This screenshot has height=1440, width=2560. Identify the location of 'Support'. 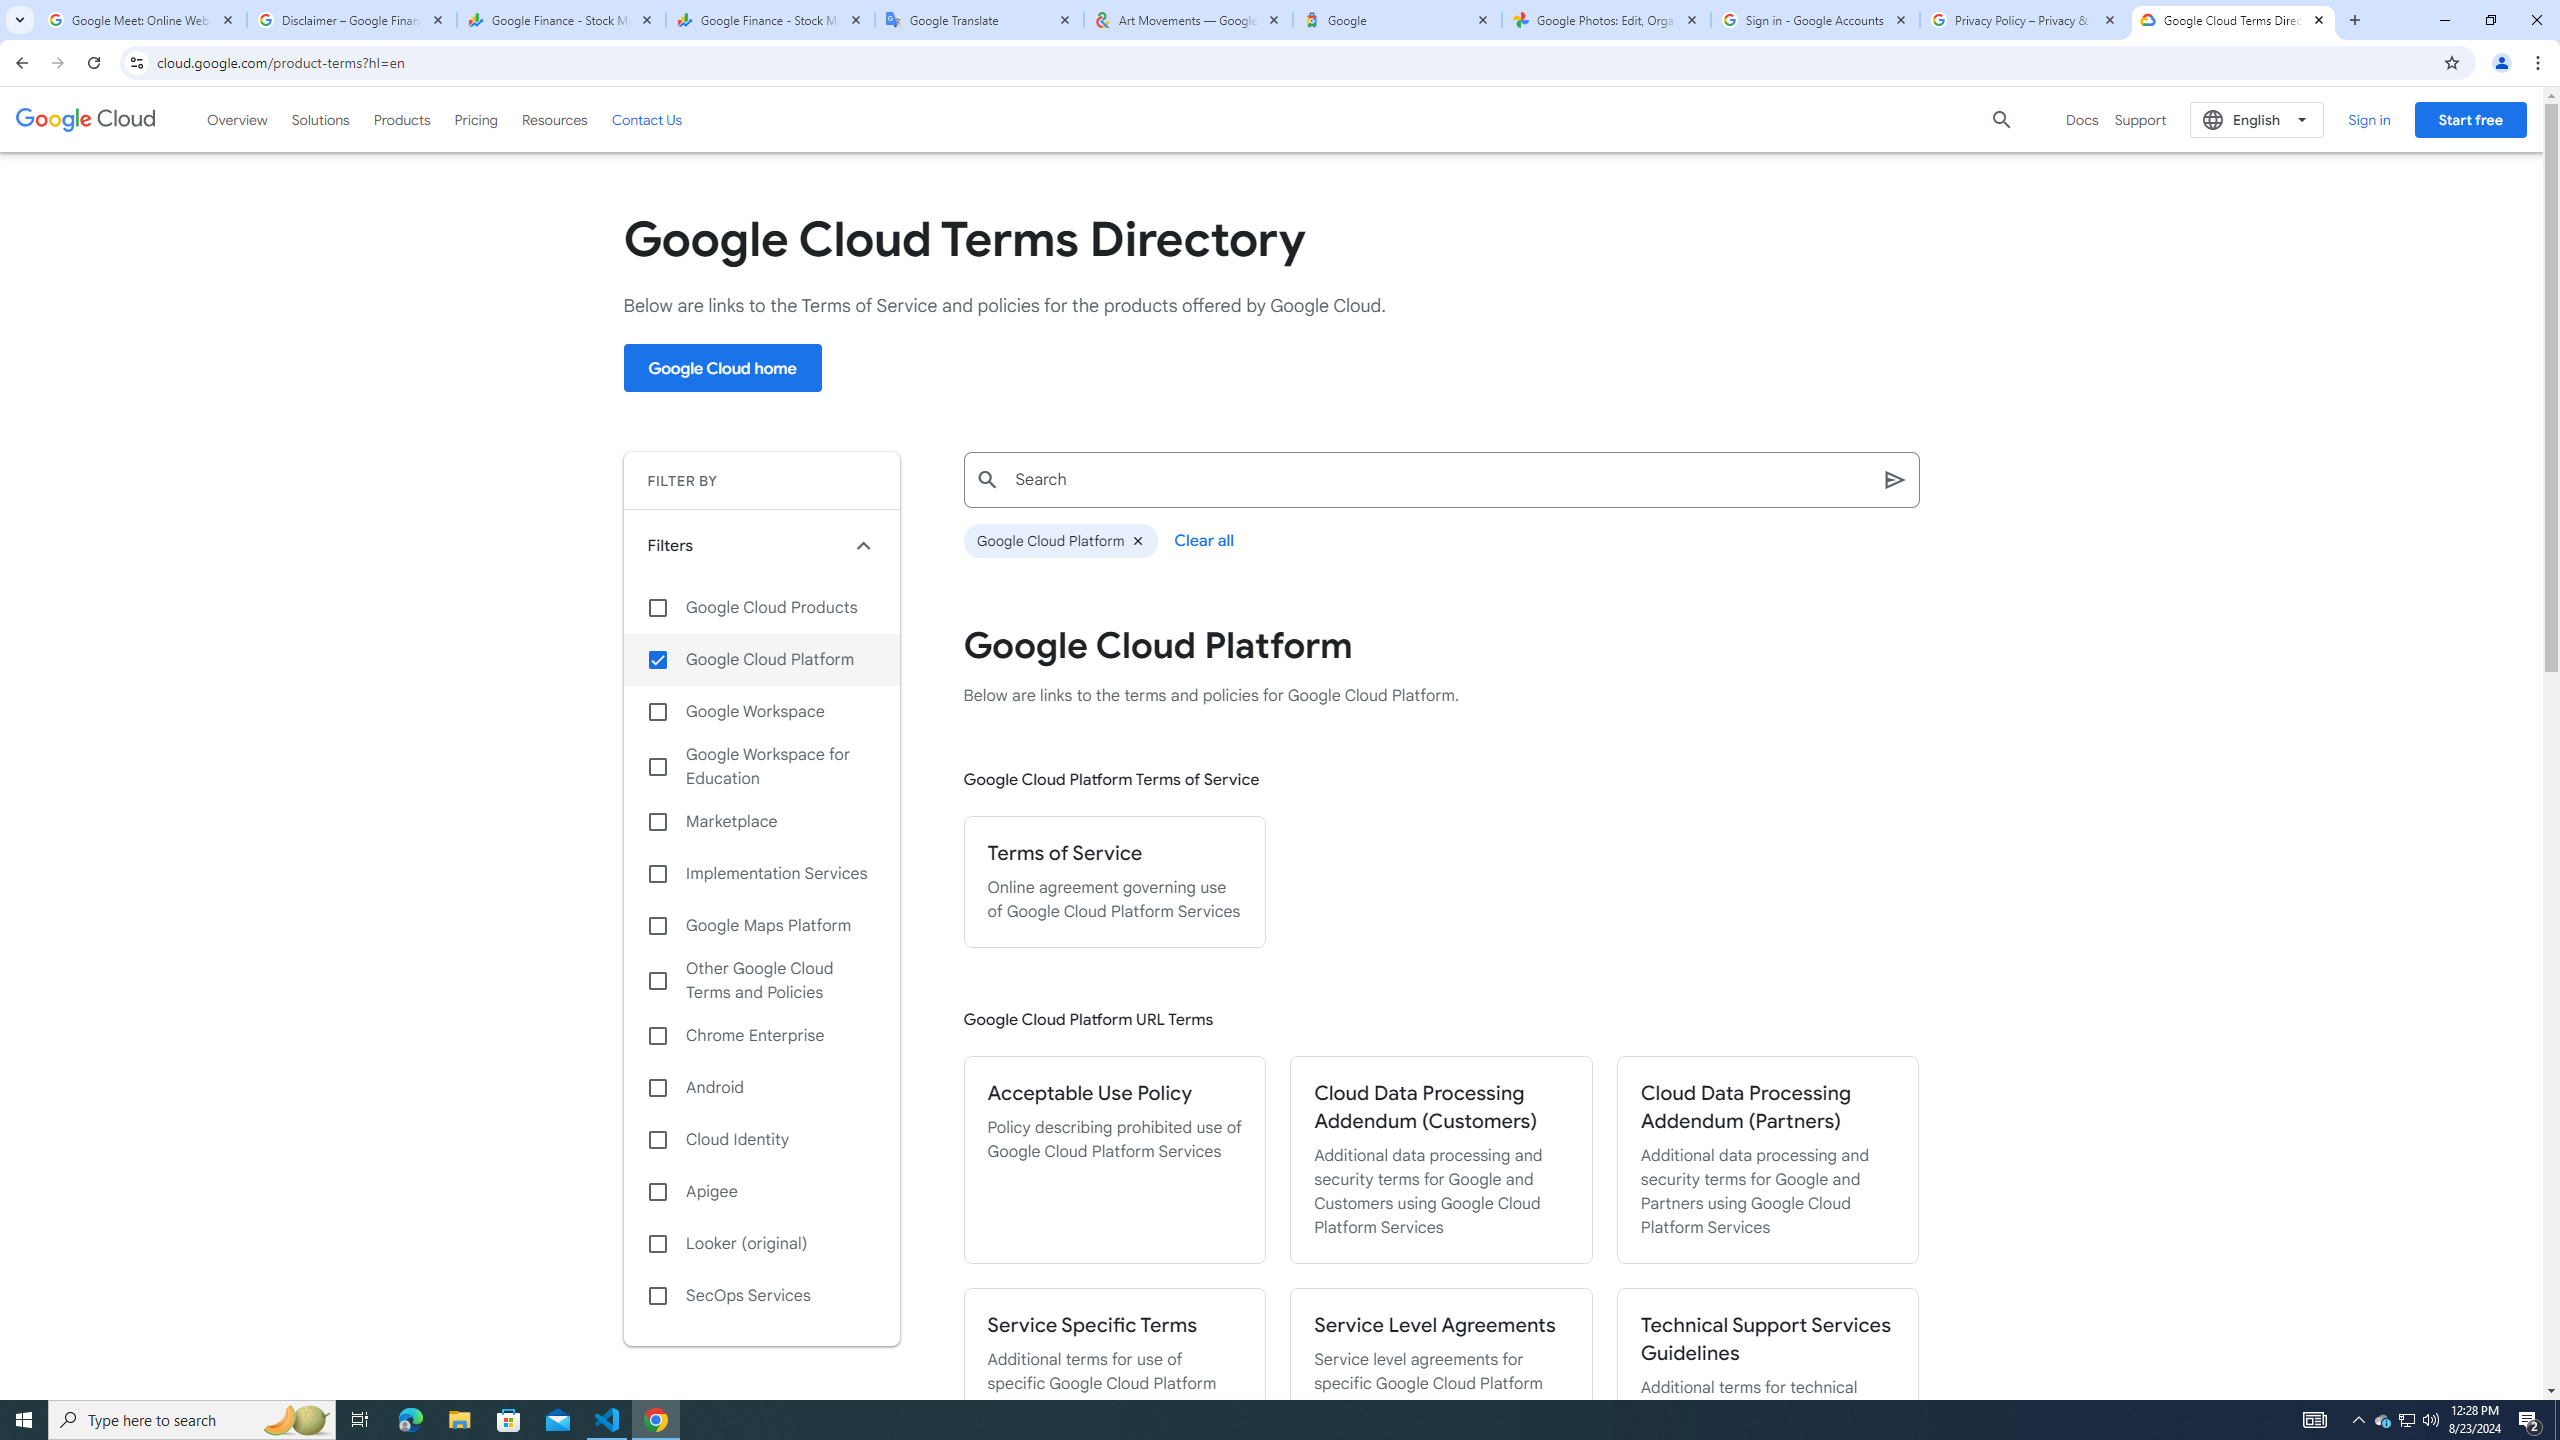
(2140, 118).